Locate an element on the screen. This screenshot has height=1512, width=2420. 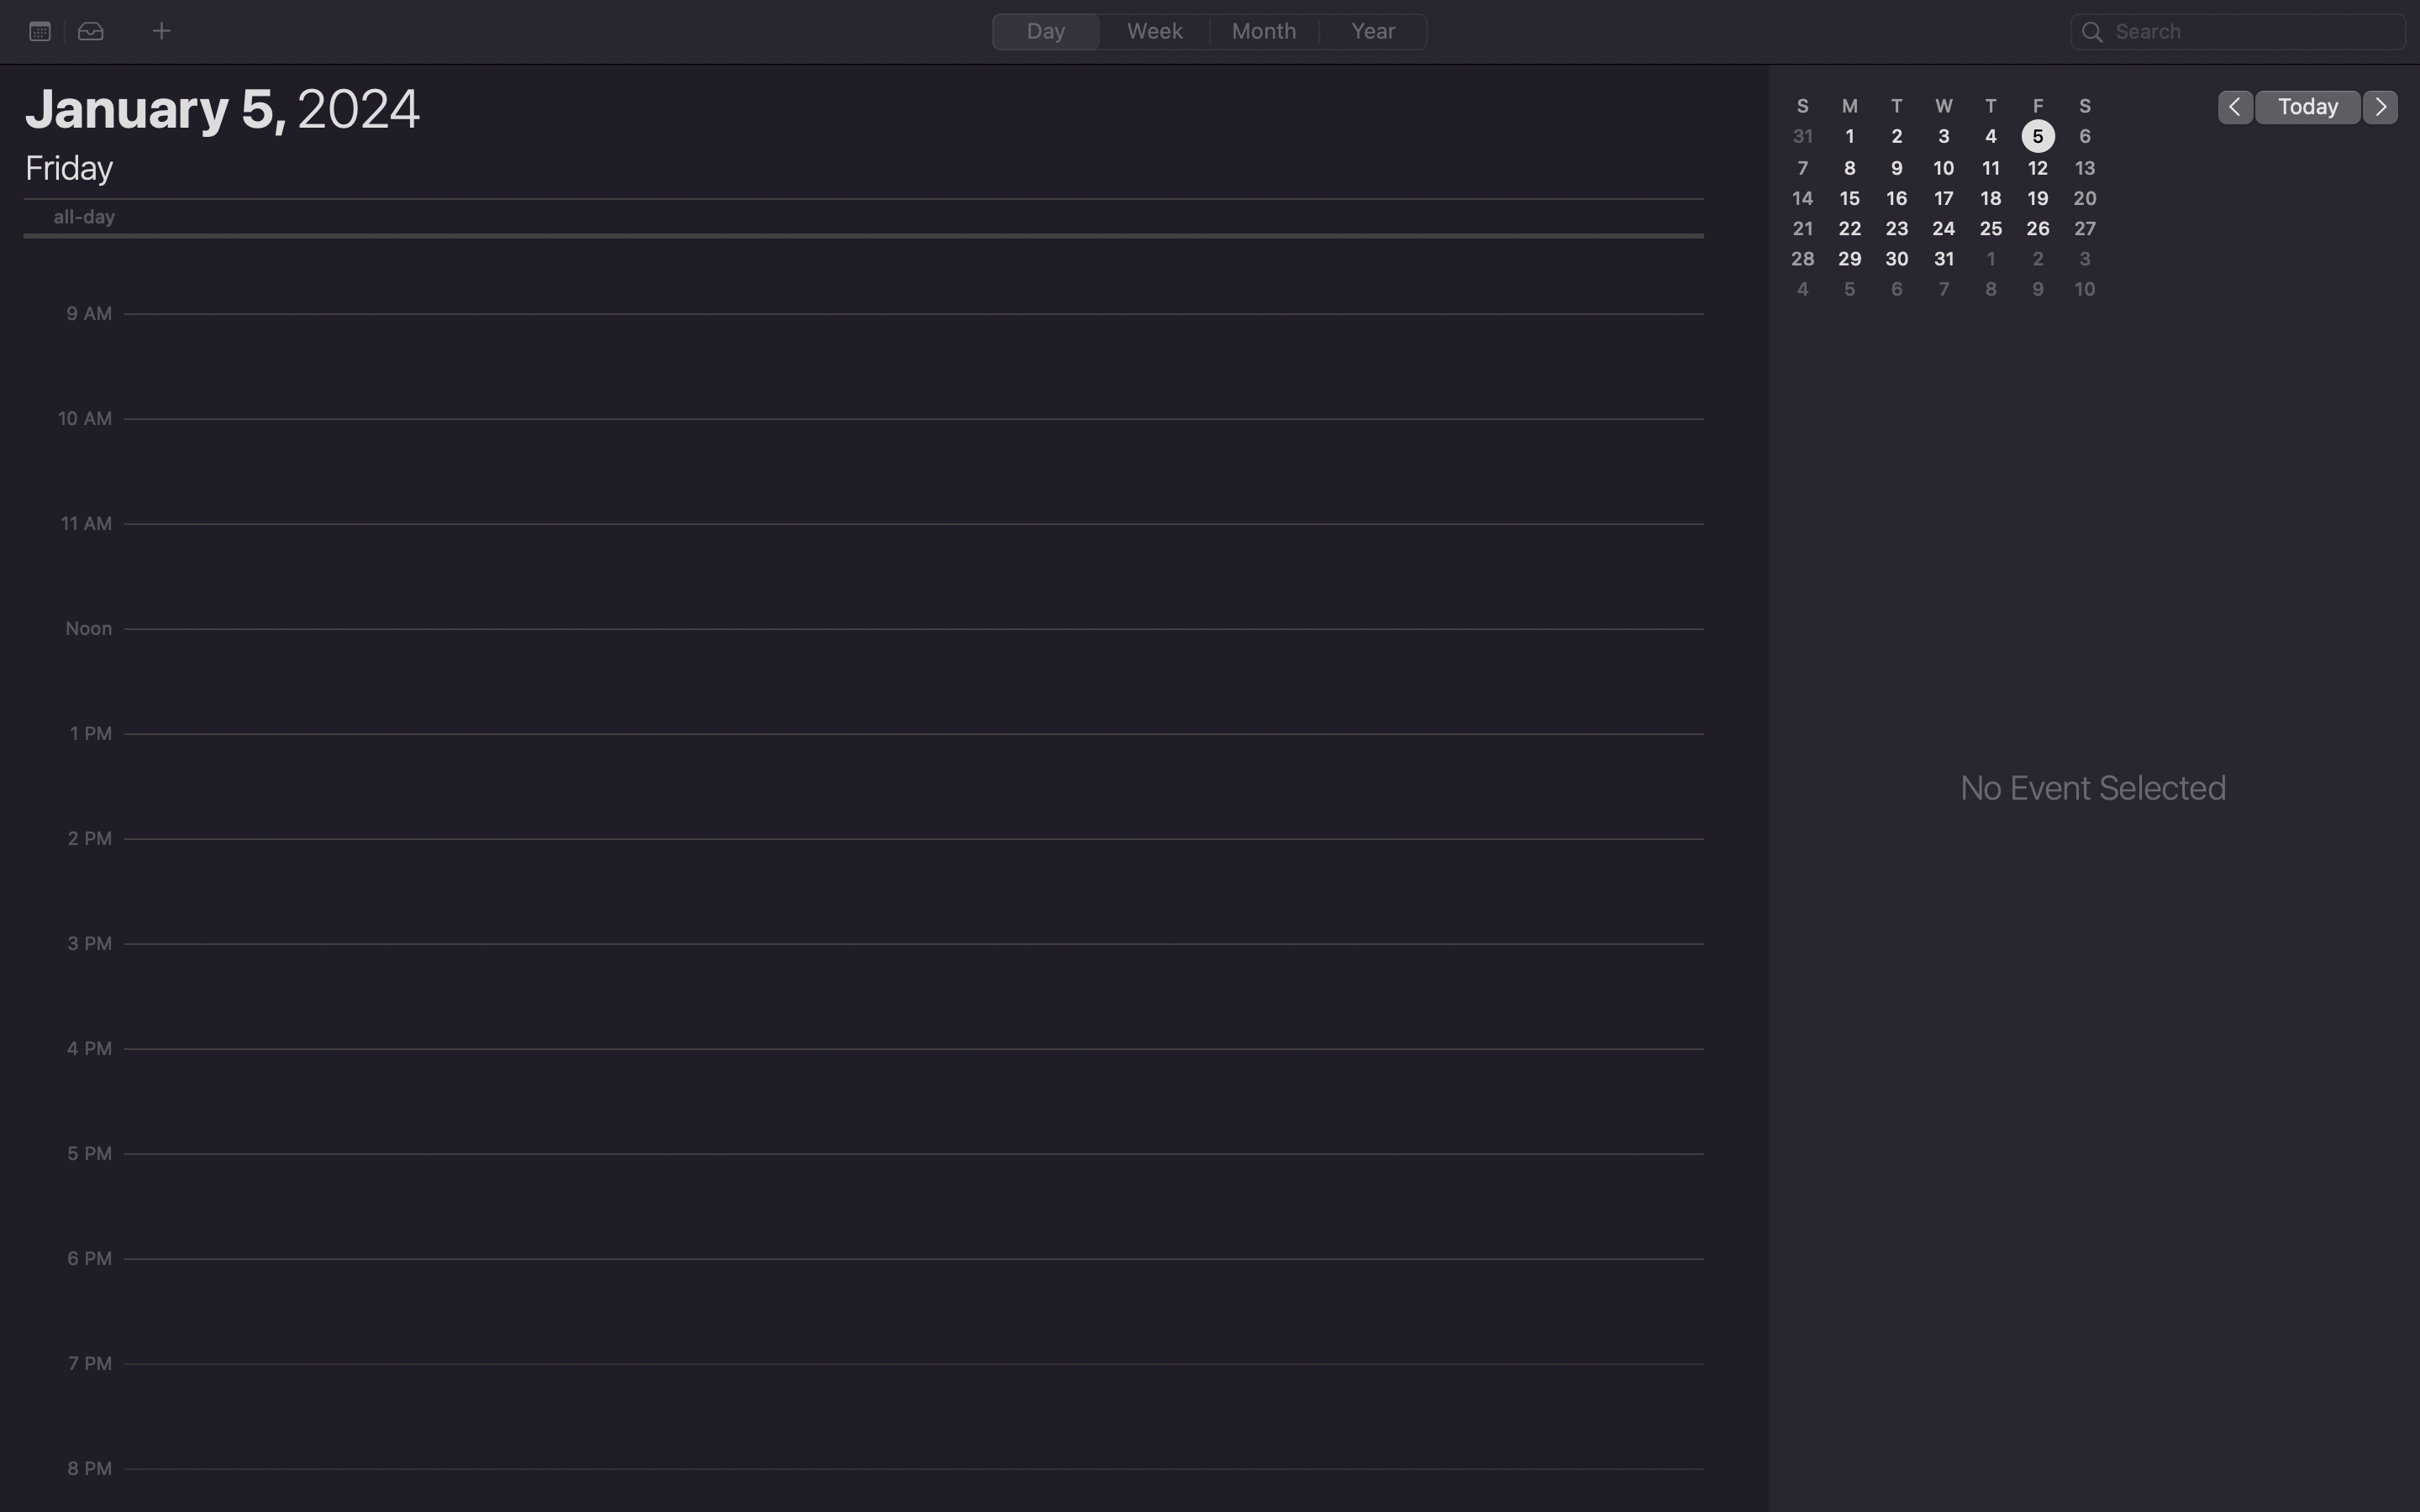
Go to the weekly view of the calendar is located at coordinates (1155, 30).